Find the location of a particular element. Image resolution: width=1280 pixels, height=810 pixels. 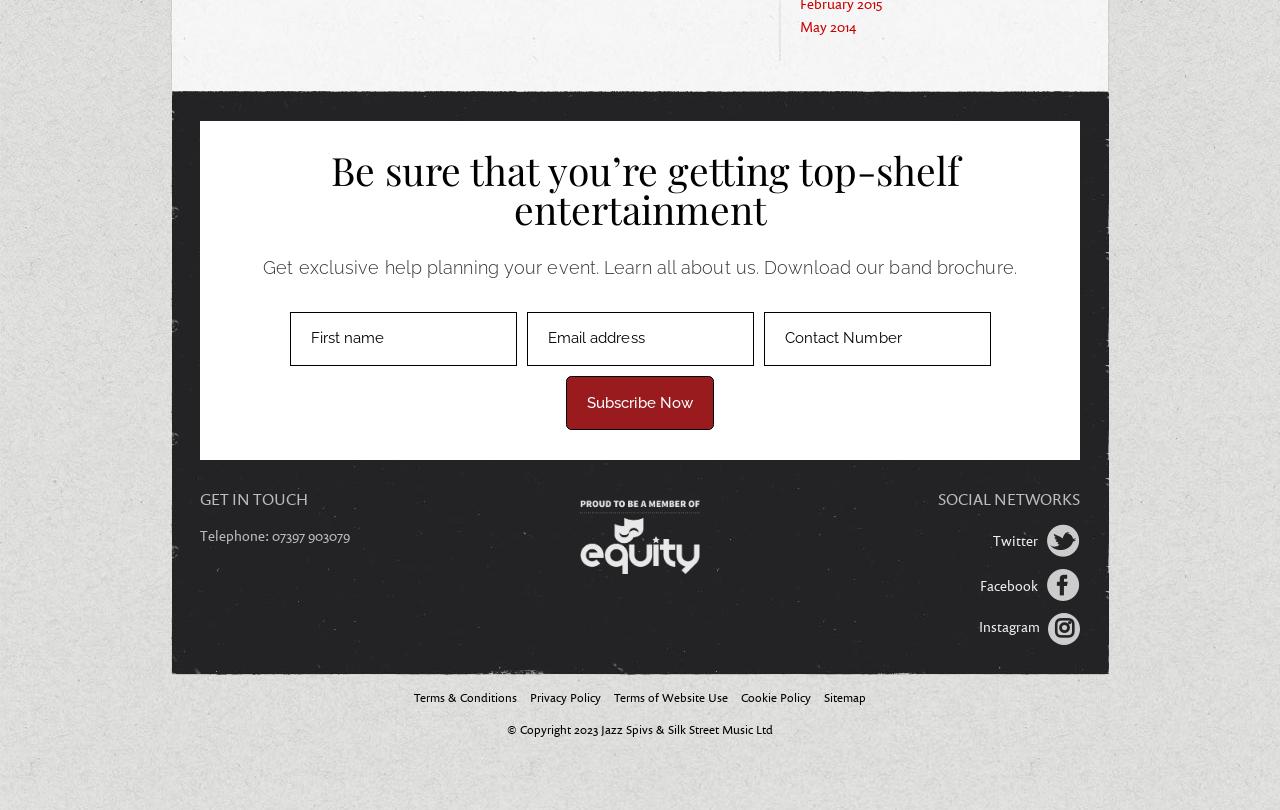

'Terms & Conditions' is located at coordinates (412, 695).